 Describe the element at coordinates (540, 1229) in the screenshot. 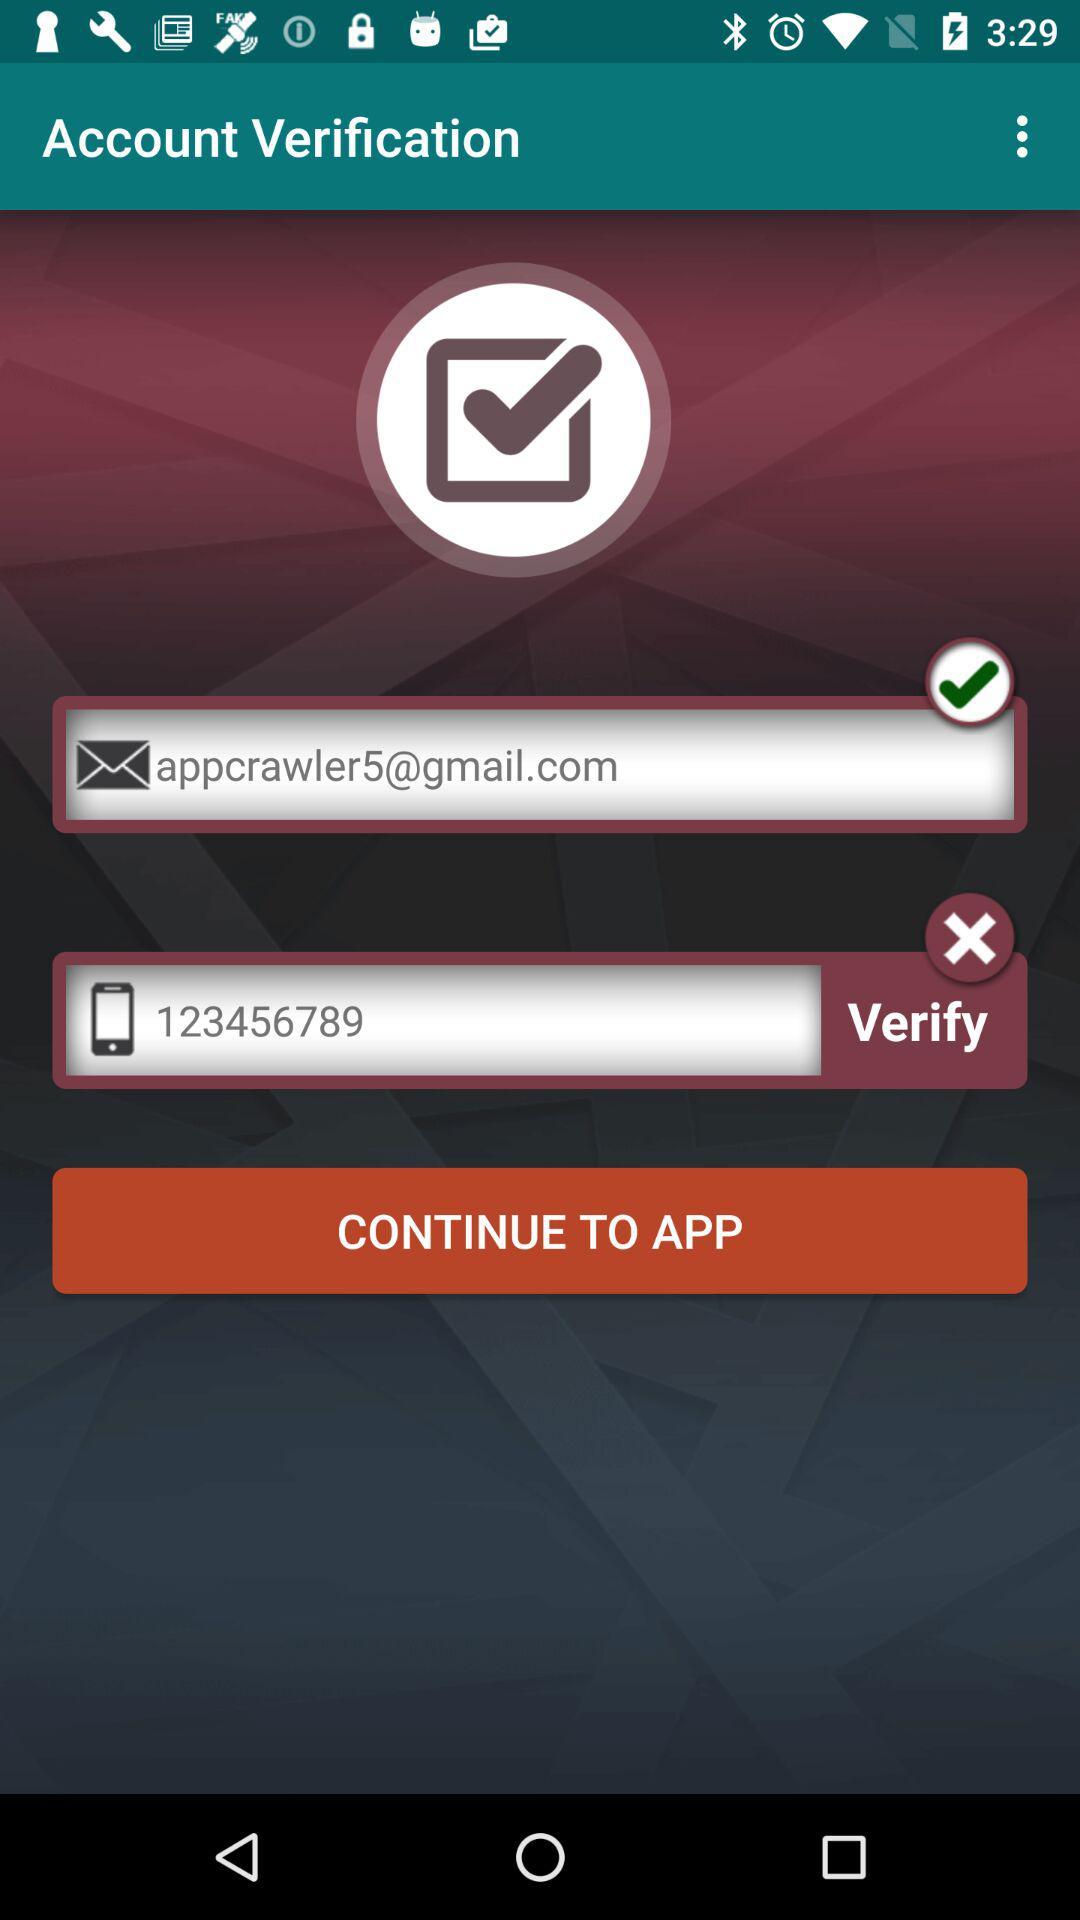

I see `the continue to app` at that location.